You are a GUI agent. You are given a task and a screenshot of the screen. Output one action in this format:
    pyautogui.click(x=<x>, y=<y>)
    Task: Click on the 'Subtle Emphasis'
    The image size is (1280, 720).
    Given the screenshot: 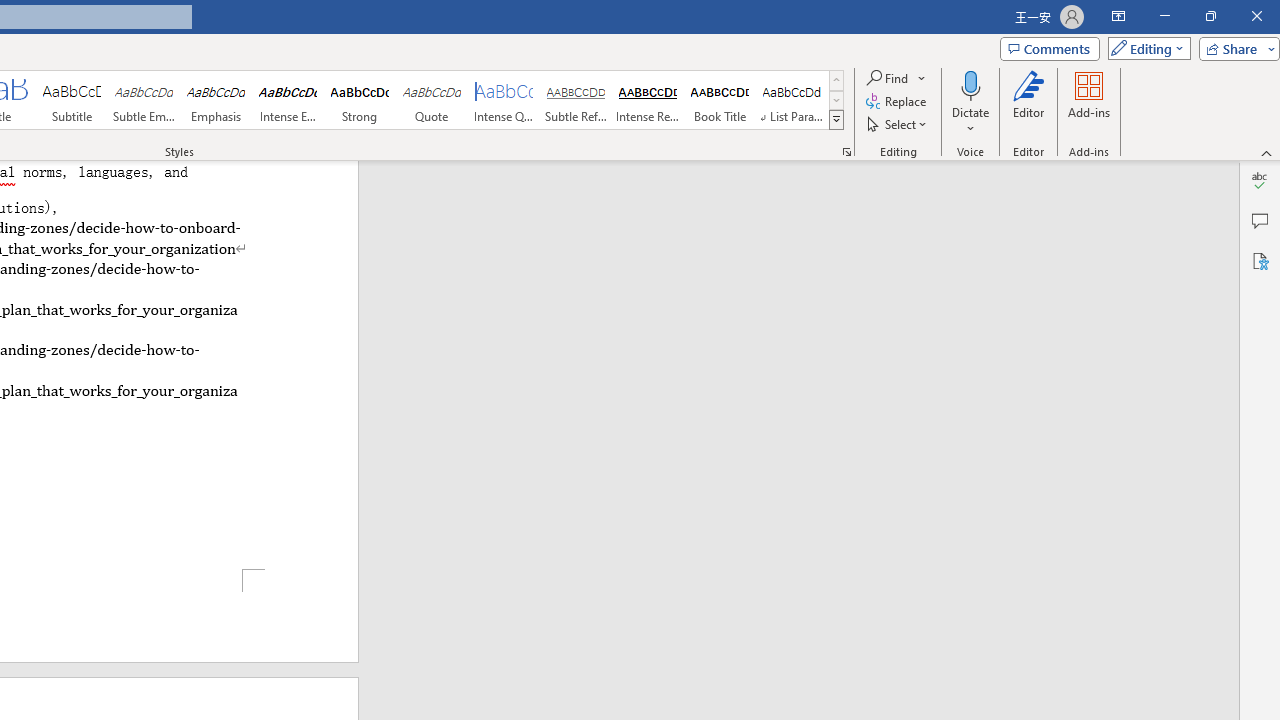 What is the action you would take?
    pyautogui.click(x=143, y=100)
    